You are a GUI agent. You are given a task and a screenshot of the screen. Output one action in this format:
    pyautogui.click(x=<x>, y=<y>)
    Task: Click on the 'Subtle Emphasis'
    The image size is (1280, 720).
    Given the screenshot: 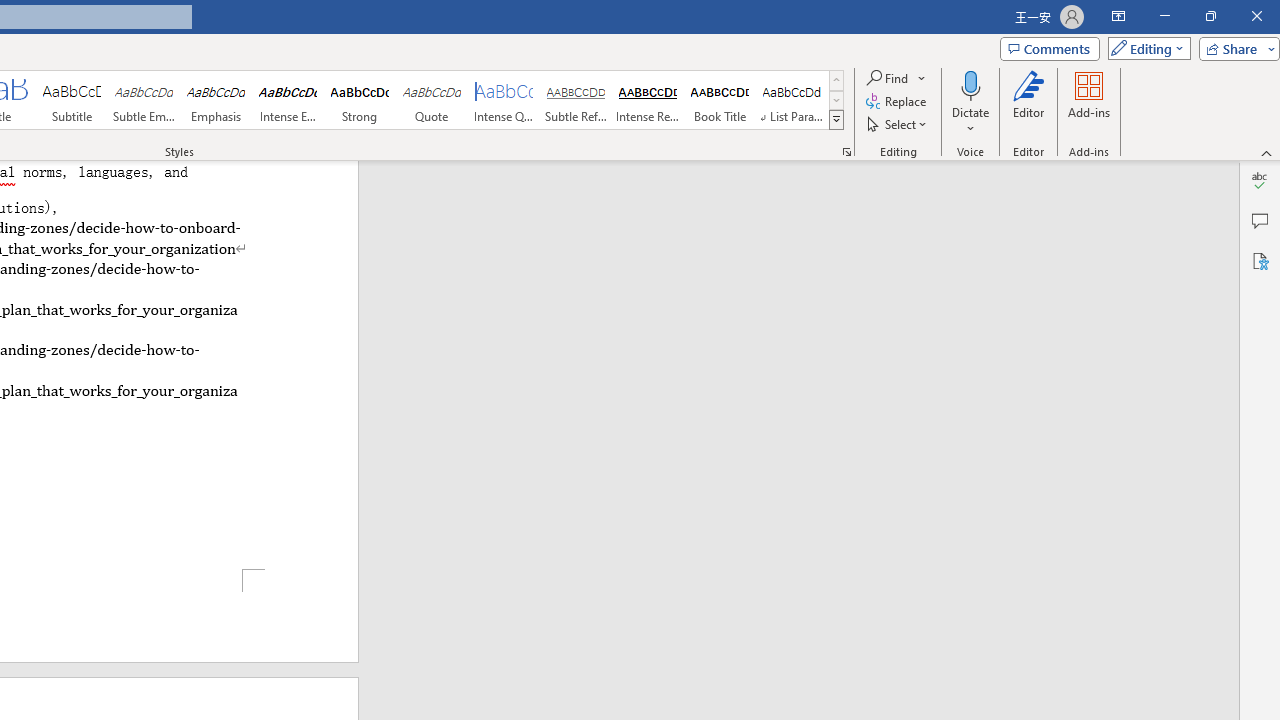 What is the action you would take?
    pyautogui.click(x=143, y=100)
    